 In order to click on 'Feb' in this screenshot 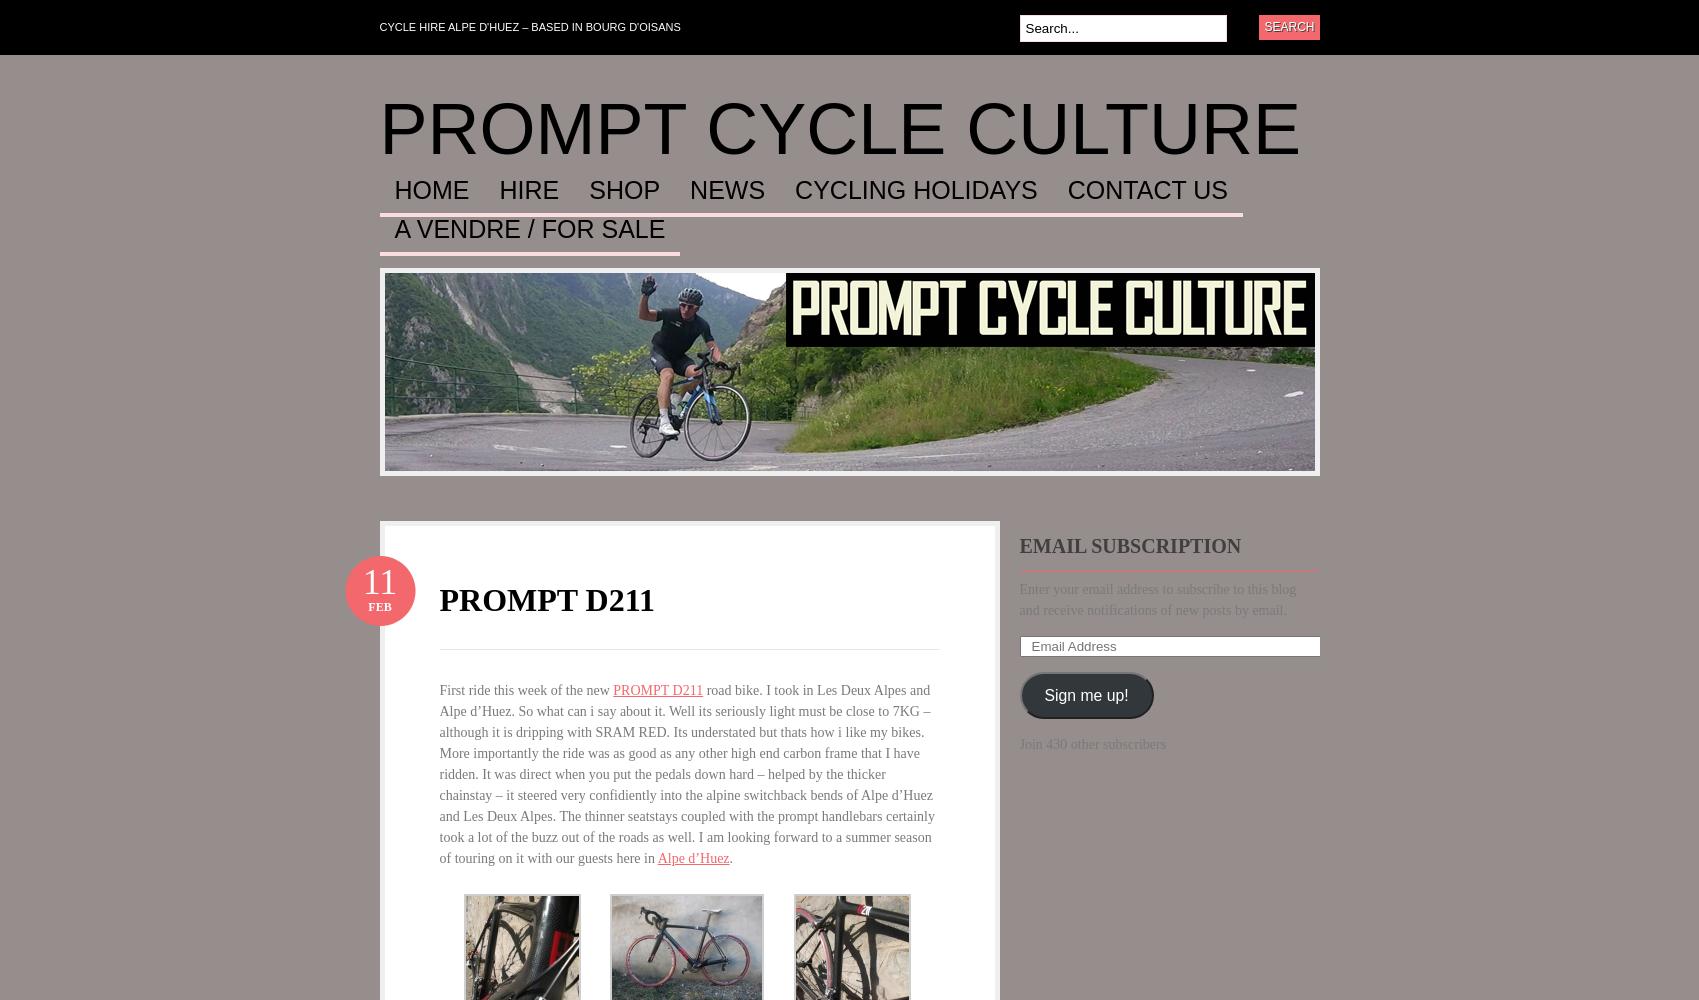, I will do `click(379, 606)`.